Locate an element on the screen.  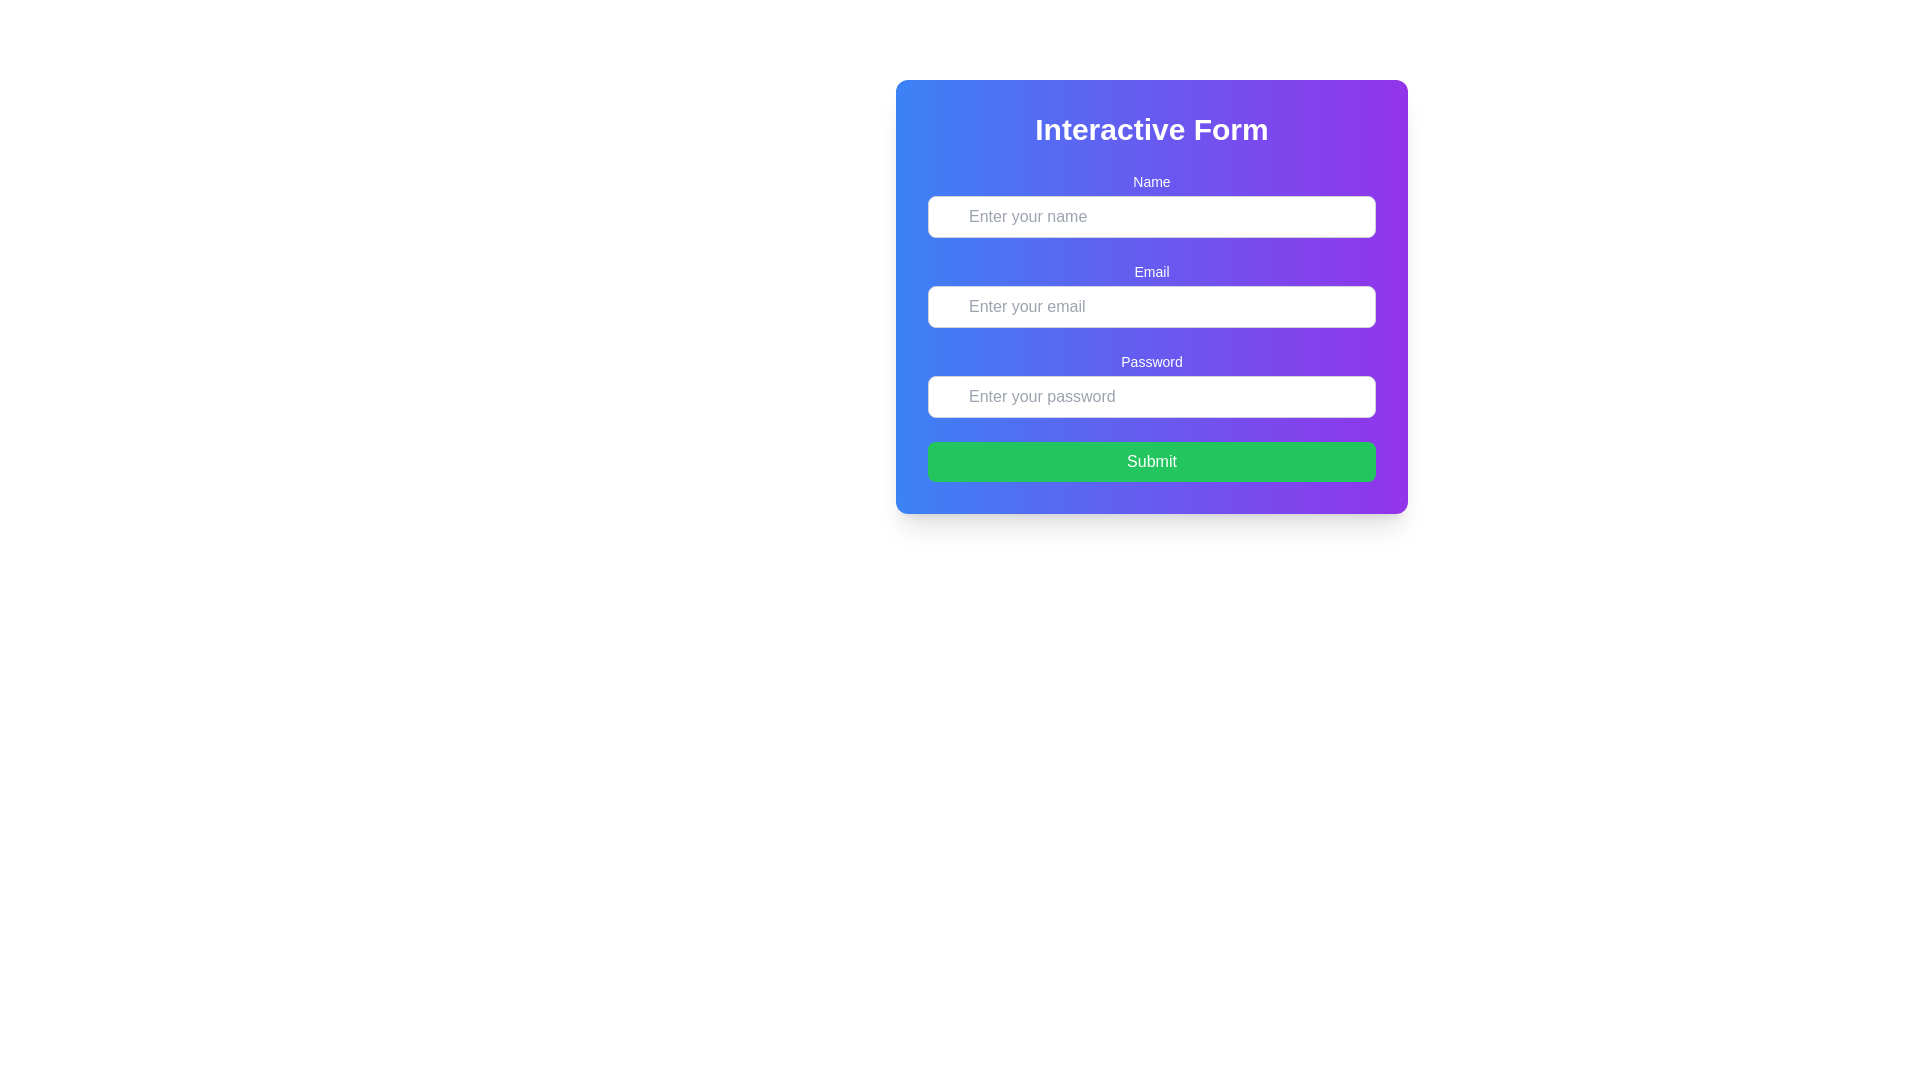
the third password input field located below the 'Email' field and above the 'Submit' button to type a password is located at coordinates (1152, 385).